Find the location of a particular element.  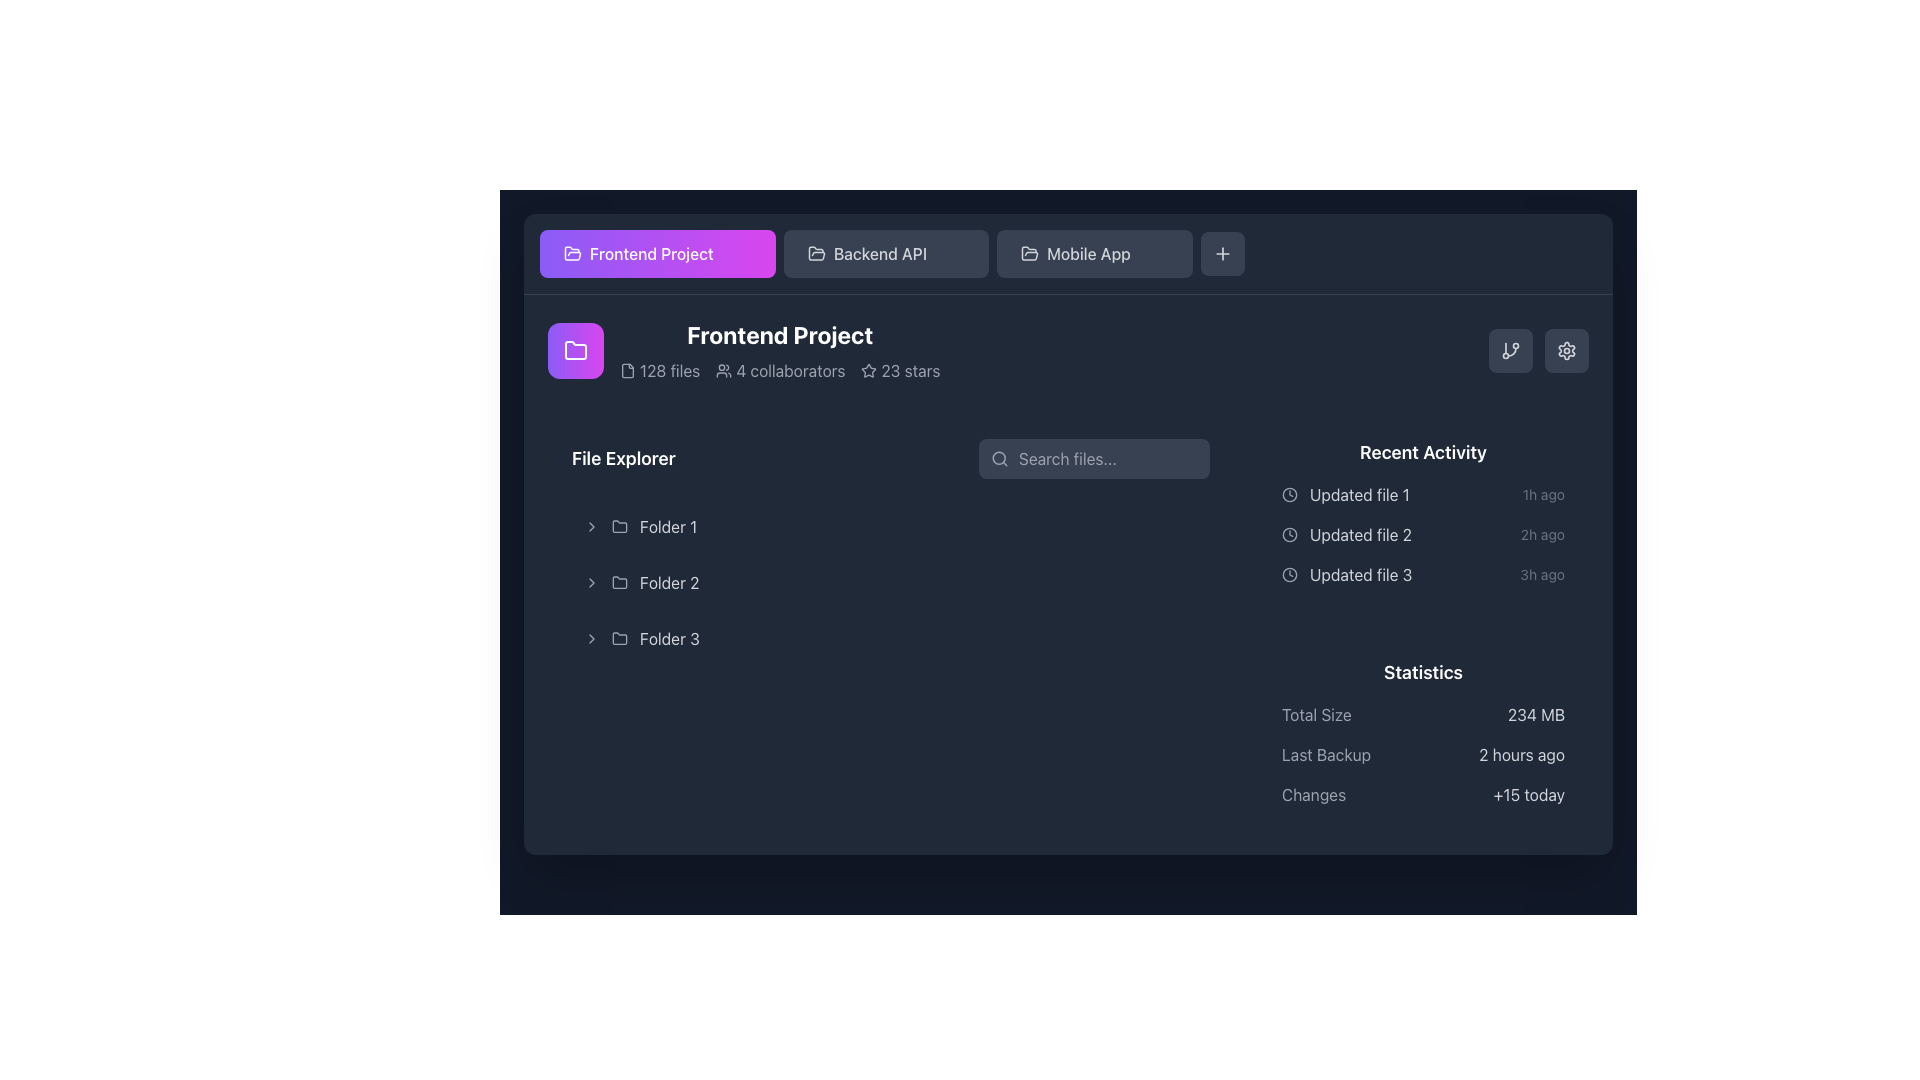

the text label reading 'Folder 2' in the 'File Explorer' section is located at coordinates (669, 582).